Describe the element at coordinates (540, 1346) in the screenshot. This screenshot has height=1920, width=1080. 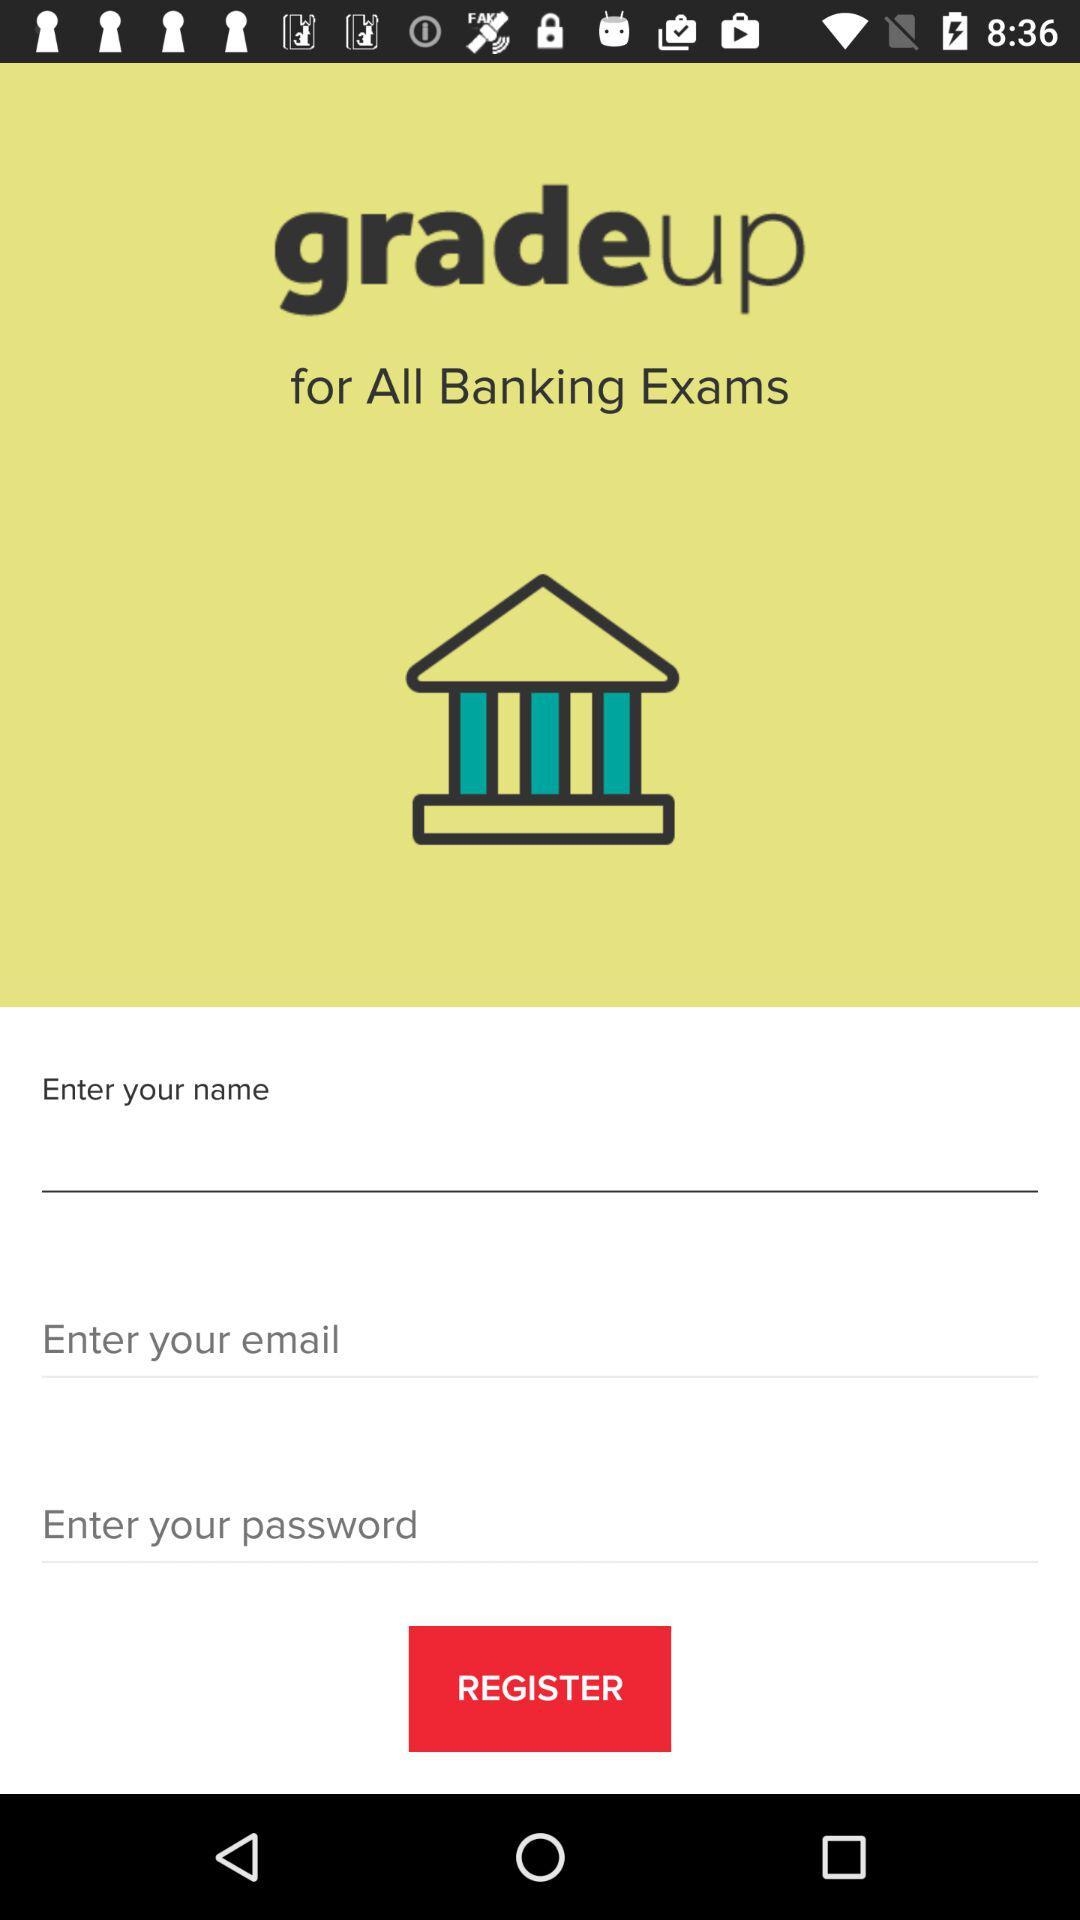
I see `mail id` at that location.